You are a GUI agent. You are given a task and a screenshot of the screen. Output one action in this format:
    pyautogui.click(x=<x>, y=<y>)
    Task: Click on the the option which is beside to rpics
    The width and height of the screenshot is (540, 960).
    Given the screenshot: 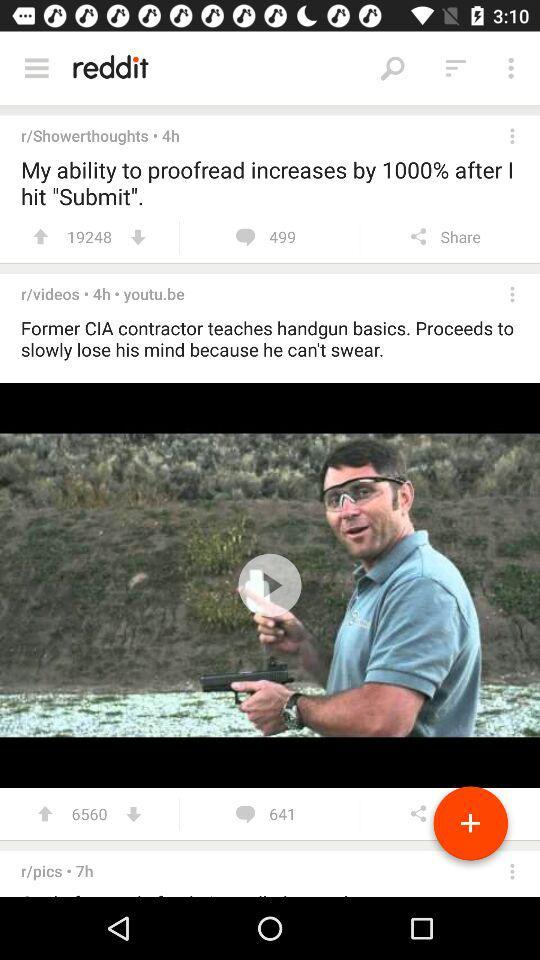 What is the action you would take?
    pyautogui.click(x=512, y=870)
    